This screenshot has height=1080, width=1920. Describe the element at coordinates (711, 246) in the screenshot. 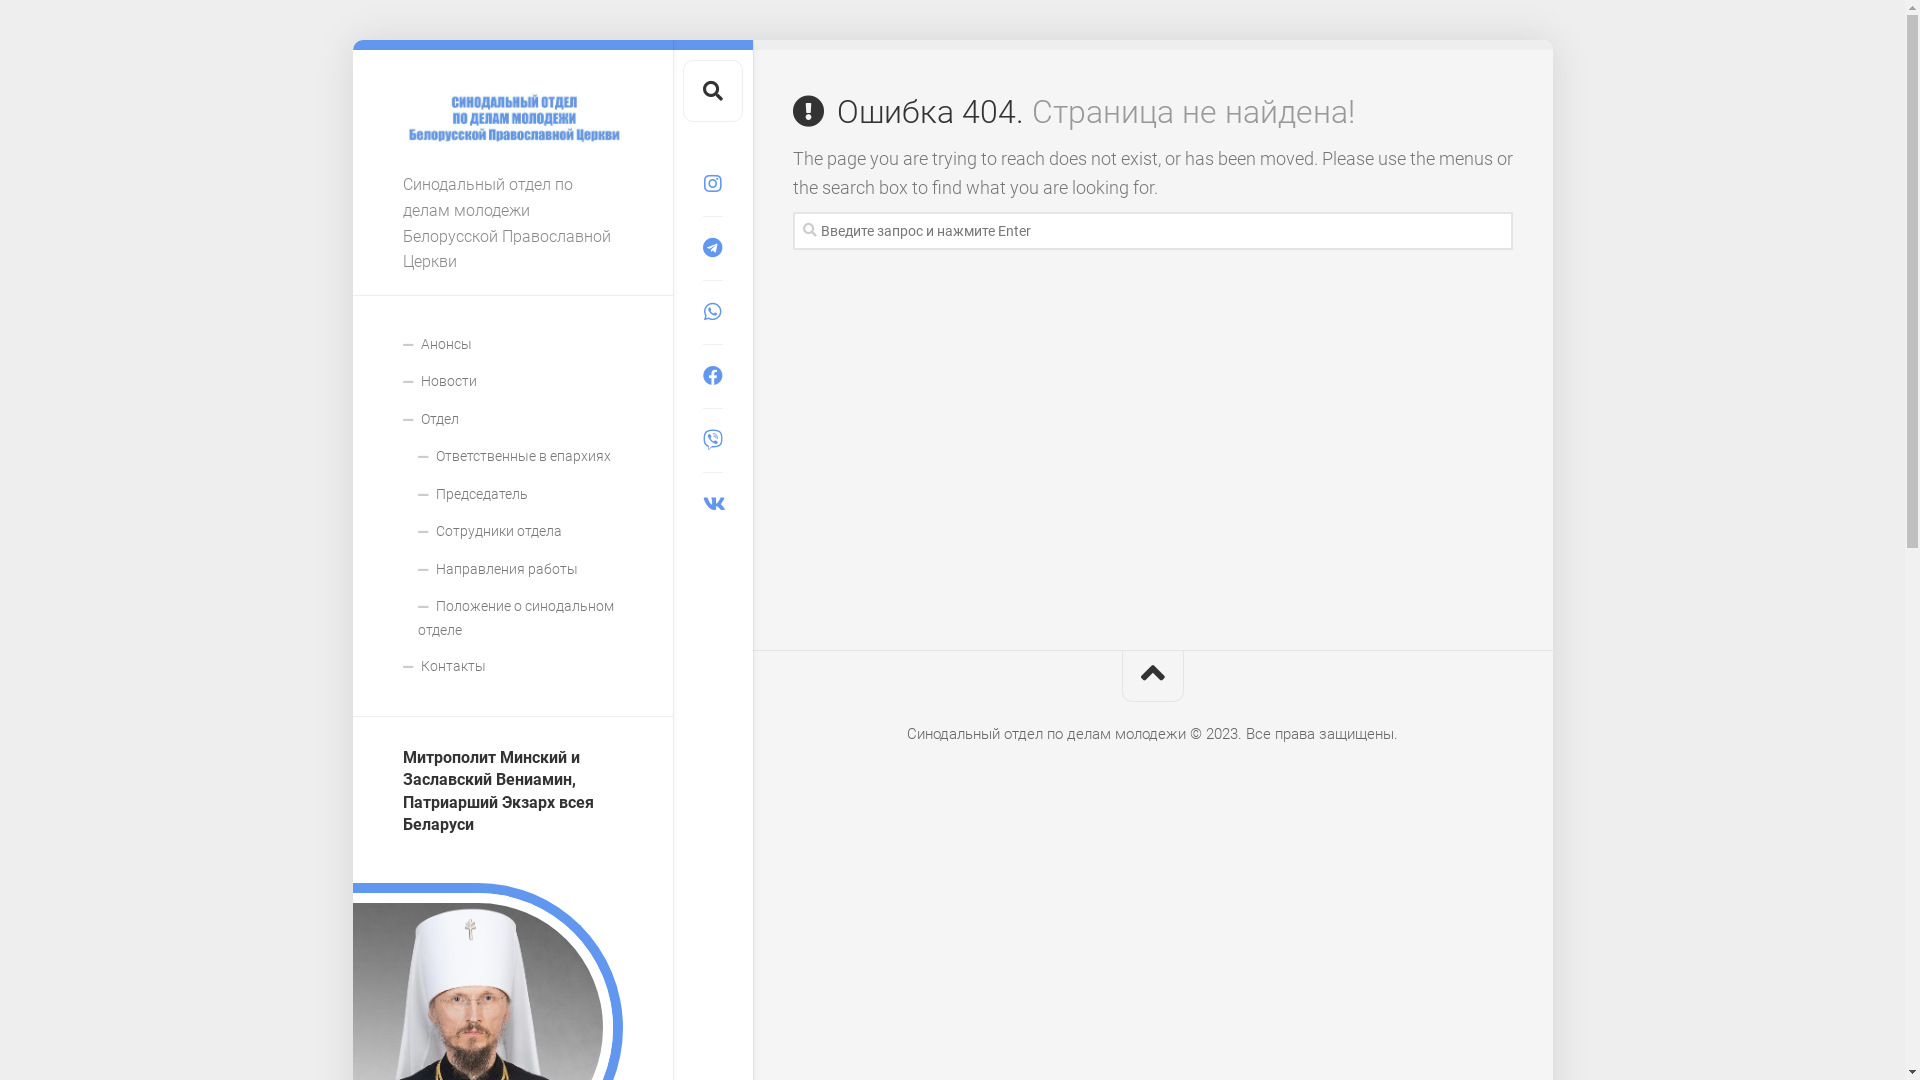

I see `'telegram'` at that location.